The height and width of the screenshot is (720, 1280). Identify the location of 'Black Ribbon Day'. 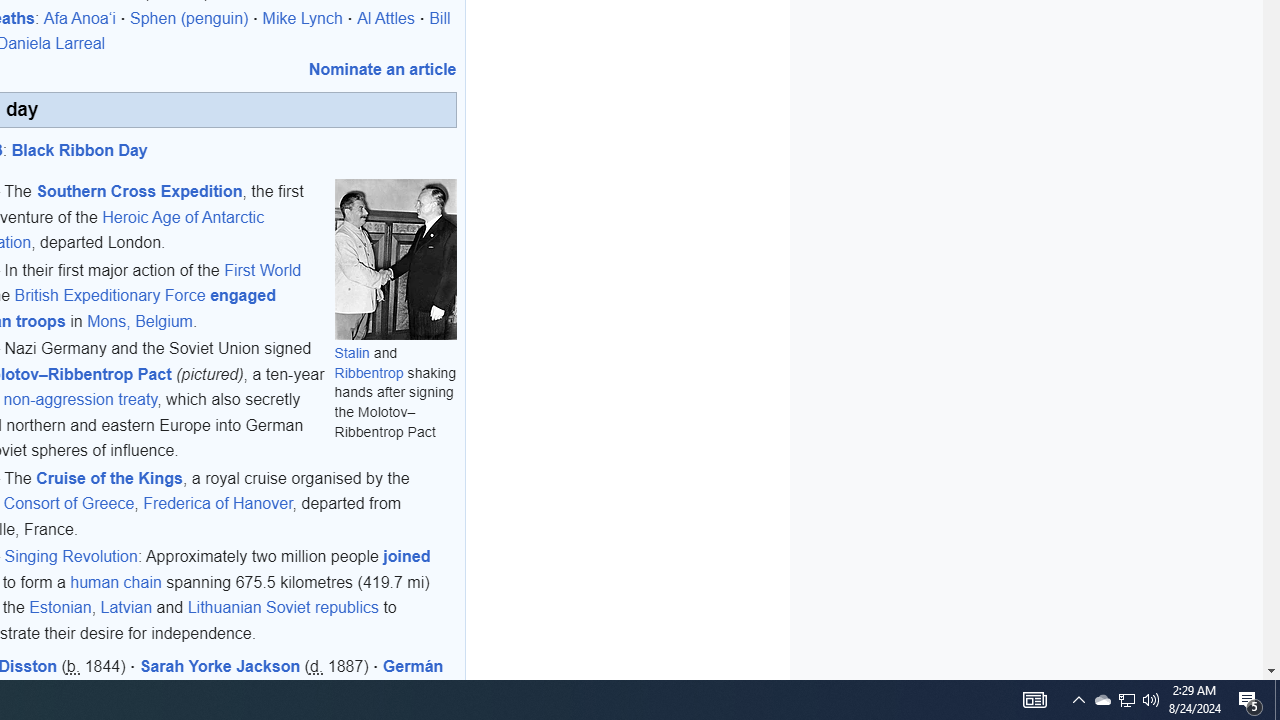
(80, 149).